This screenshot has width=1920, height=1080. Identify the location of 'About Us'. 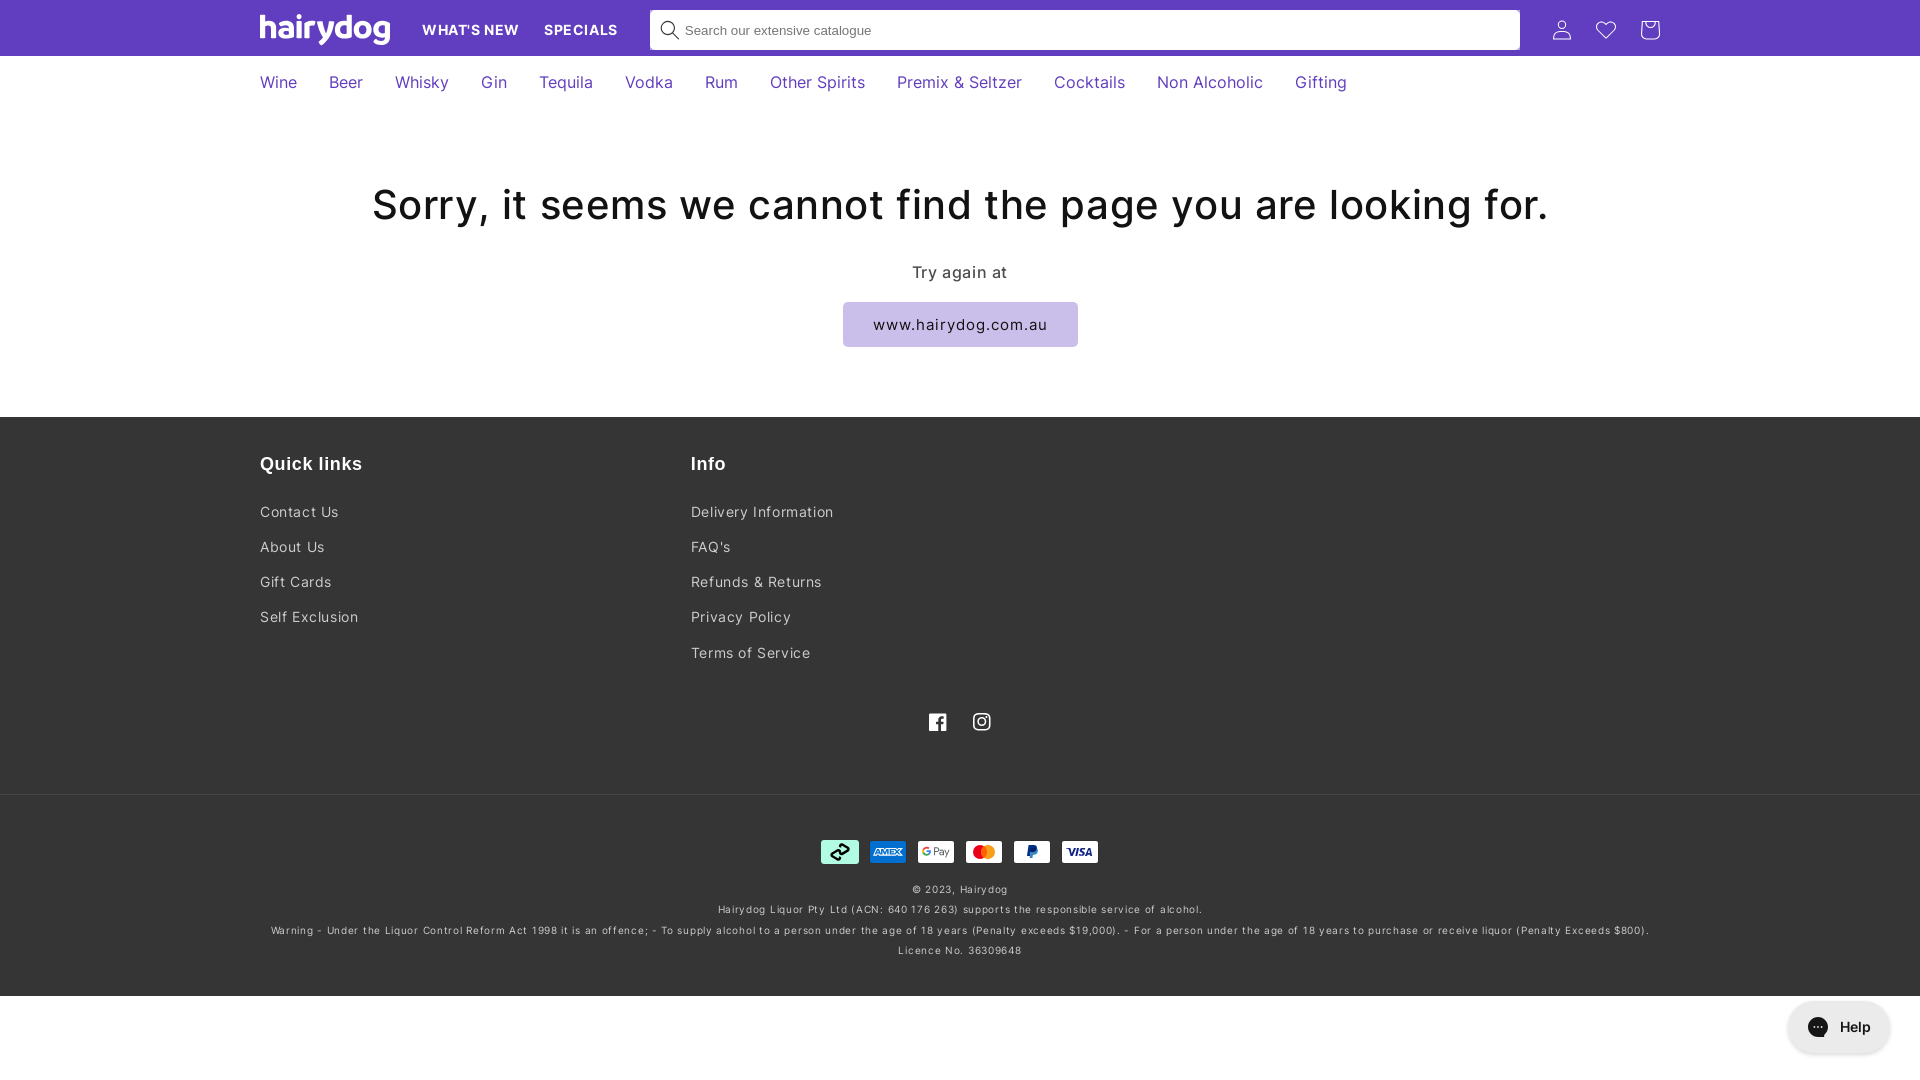
(291, 546).